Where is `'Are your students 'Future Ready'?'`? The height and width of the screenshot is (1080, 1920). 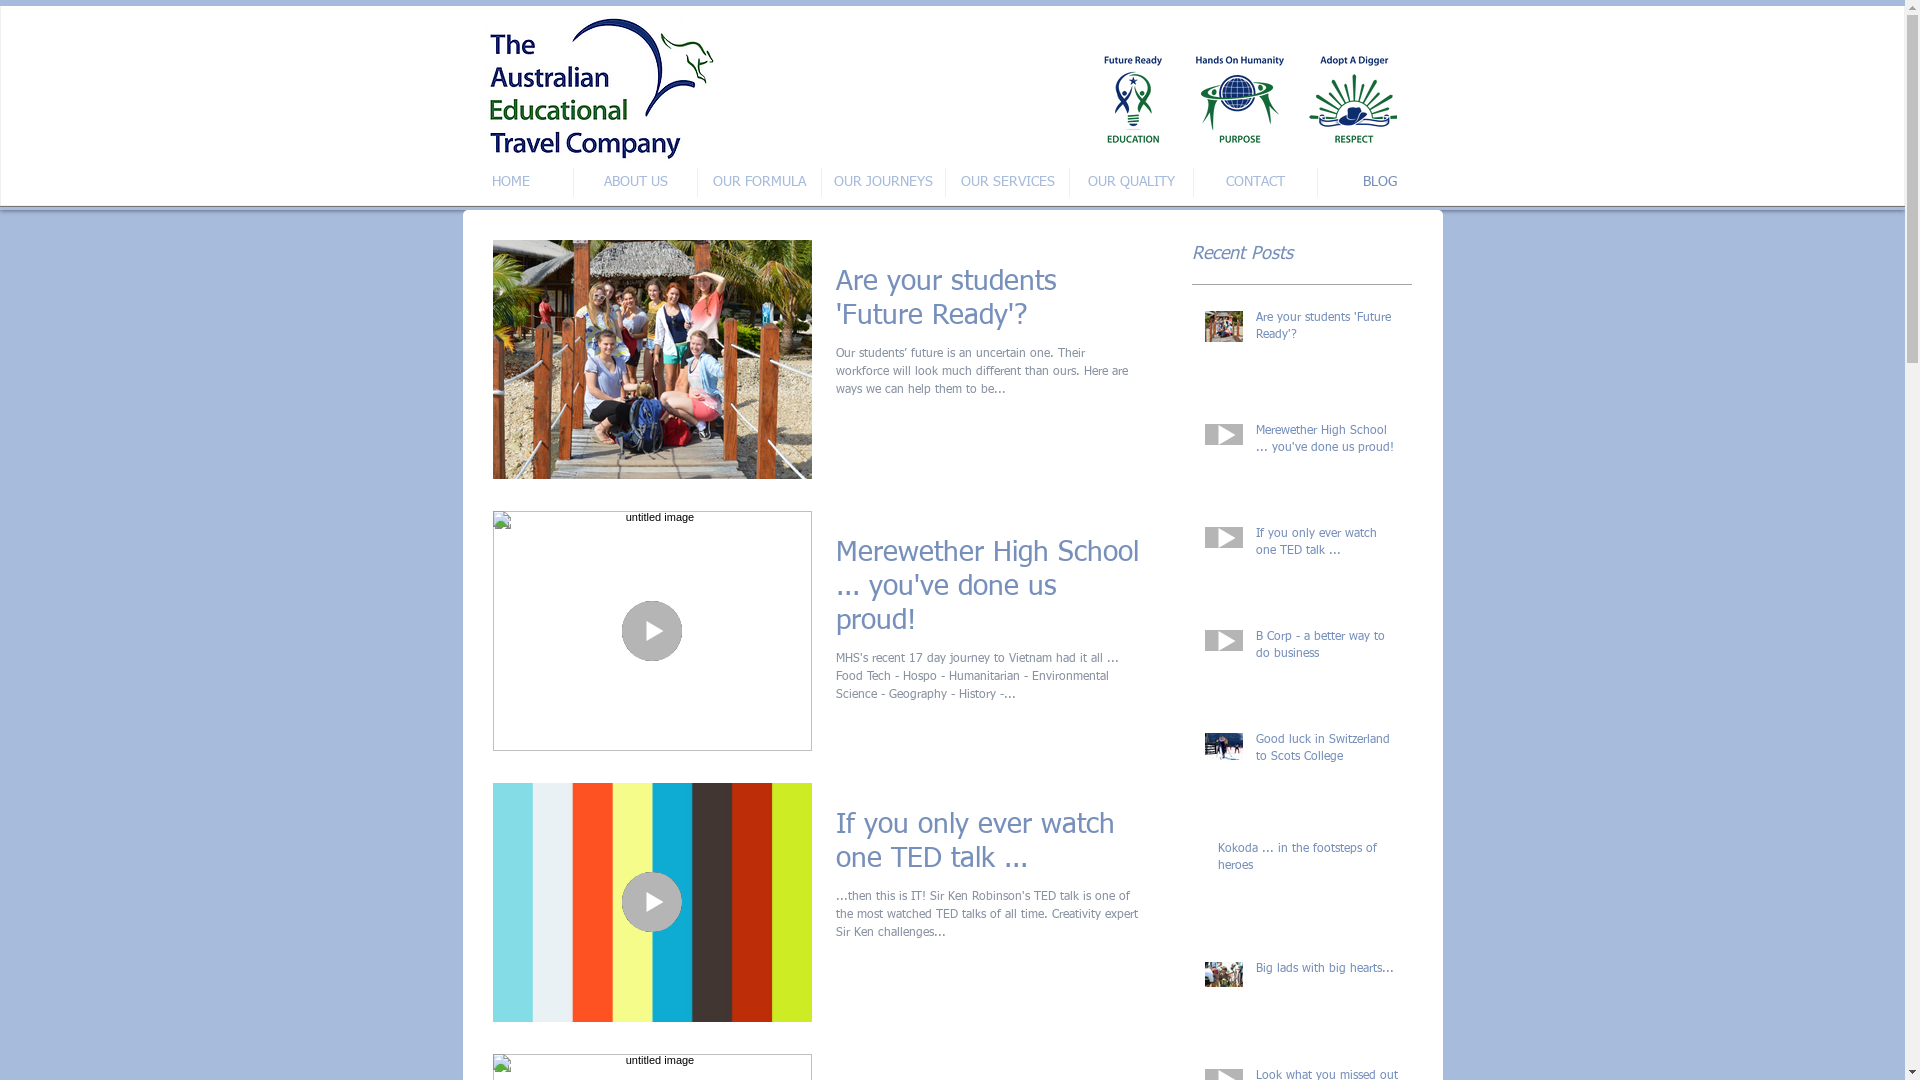 'Are your students 'Future Ready'?' is located at coordinates (1328, 330).